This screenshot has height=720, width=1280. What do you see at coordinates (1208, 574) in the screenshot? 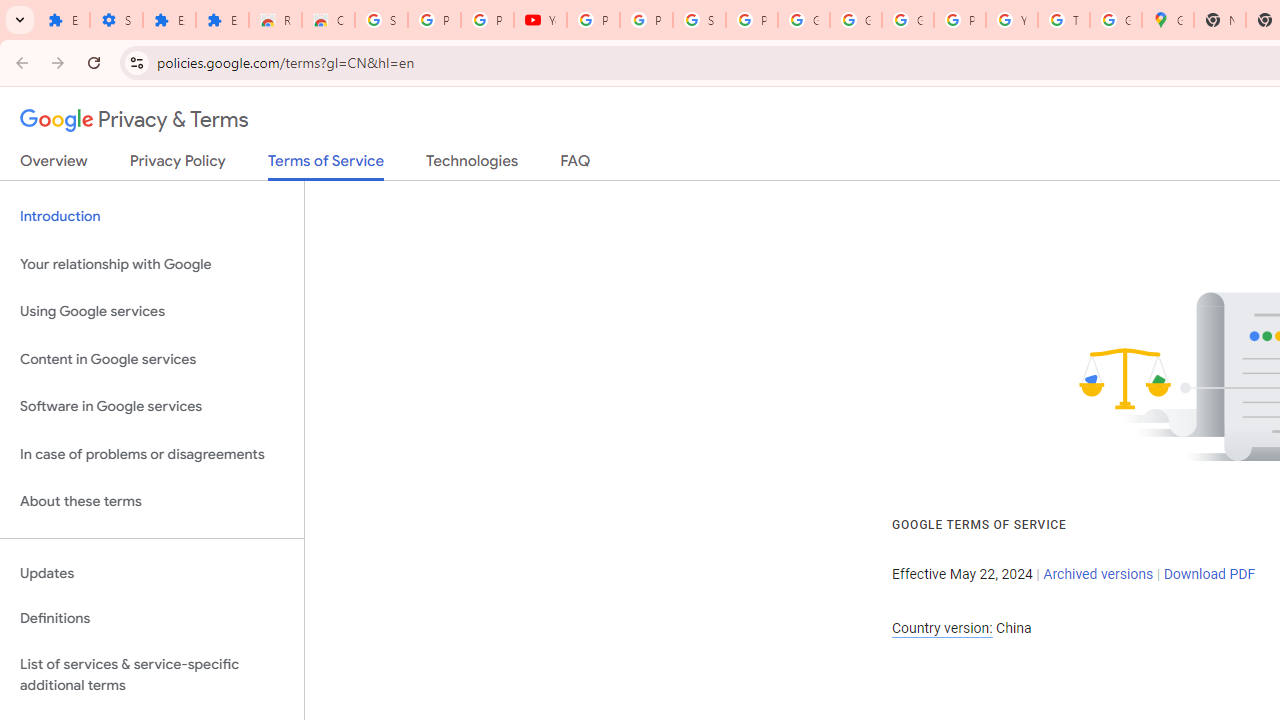
I see `'Download PDF'` at bounding box center [1208, 574].